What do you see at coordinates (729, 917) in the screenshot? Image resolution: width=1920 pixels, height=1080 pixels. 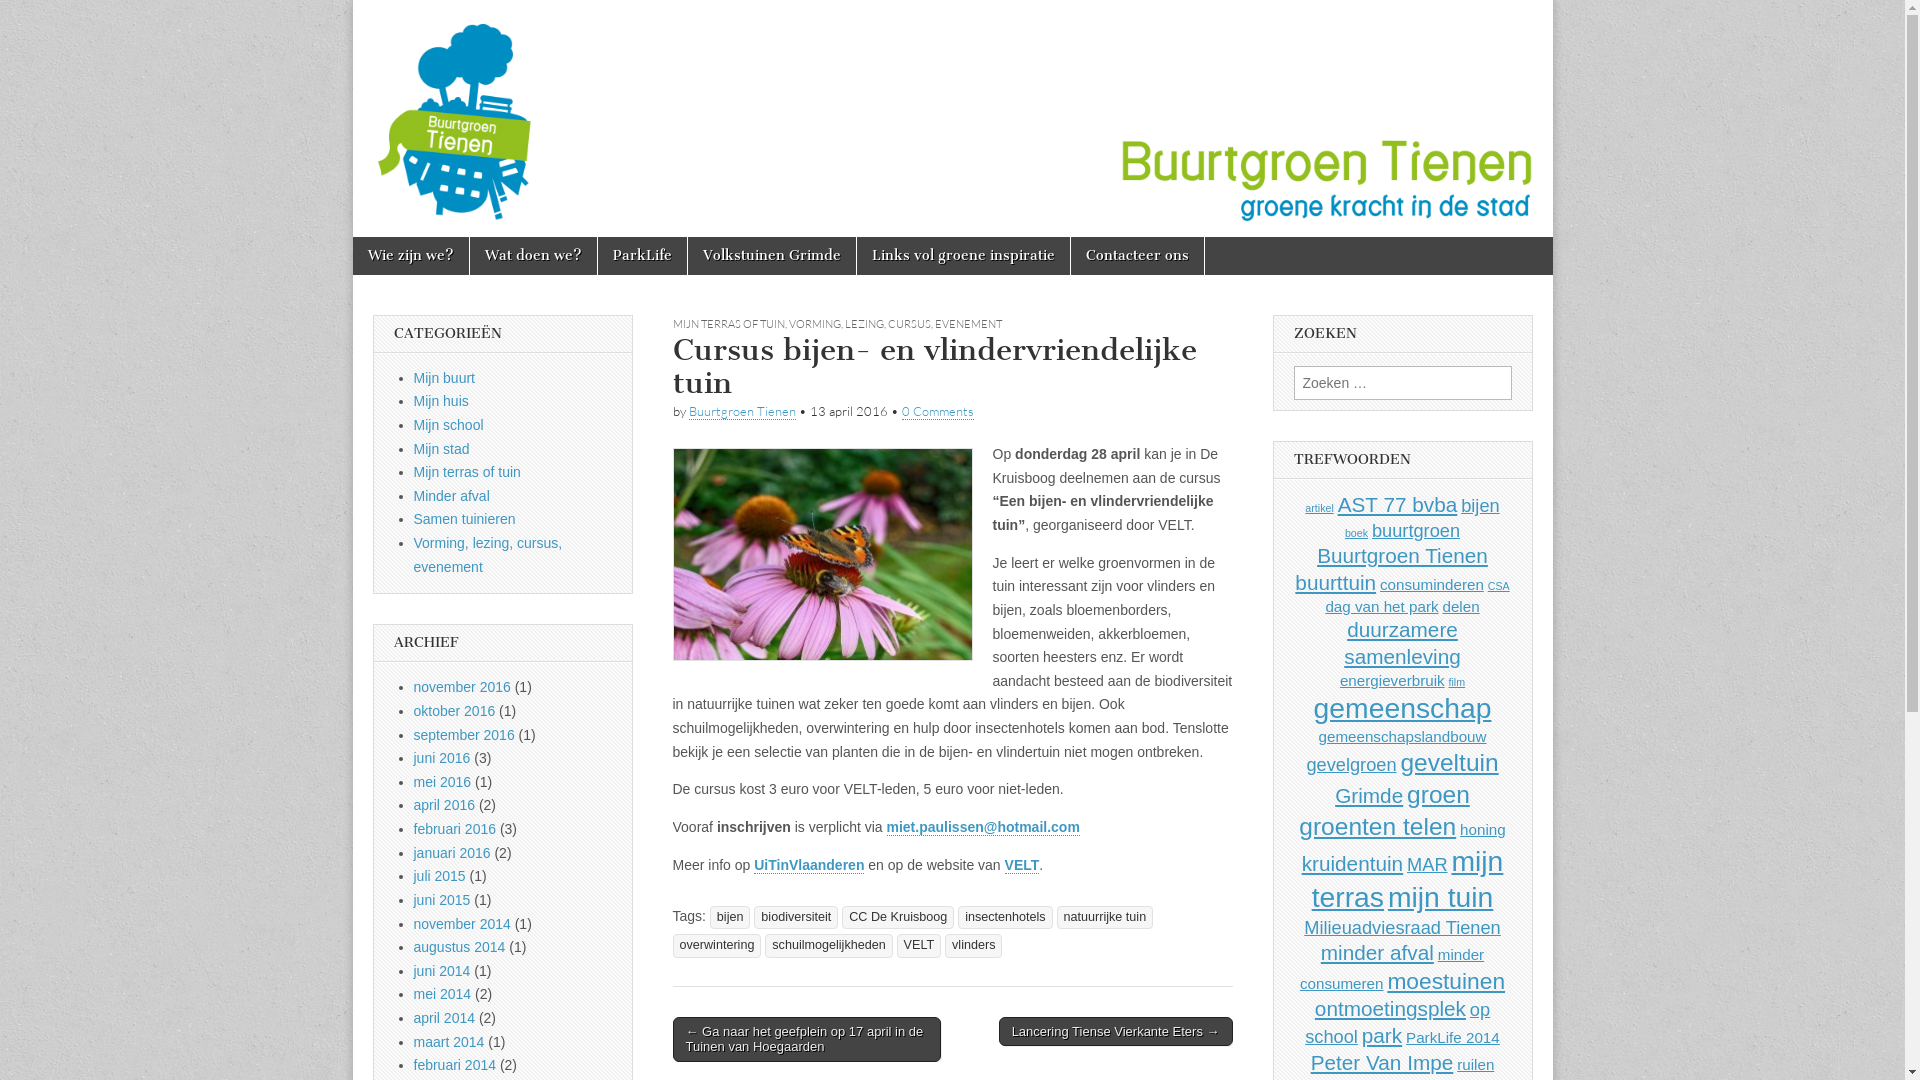 I see `'bijen'` at bounding box center [729, 917].